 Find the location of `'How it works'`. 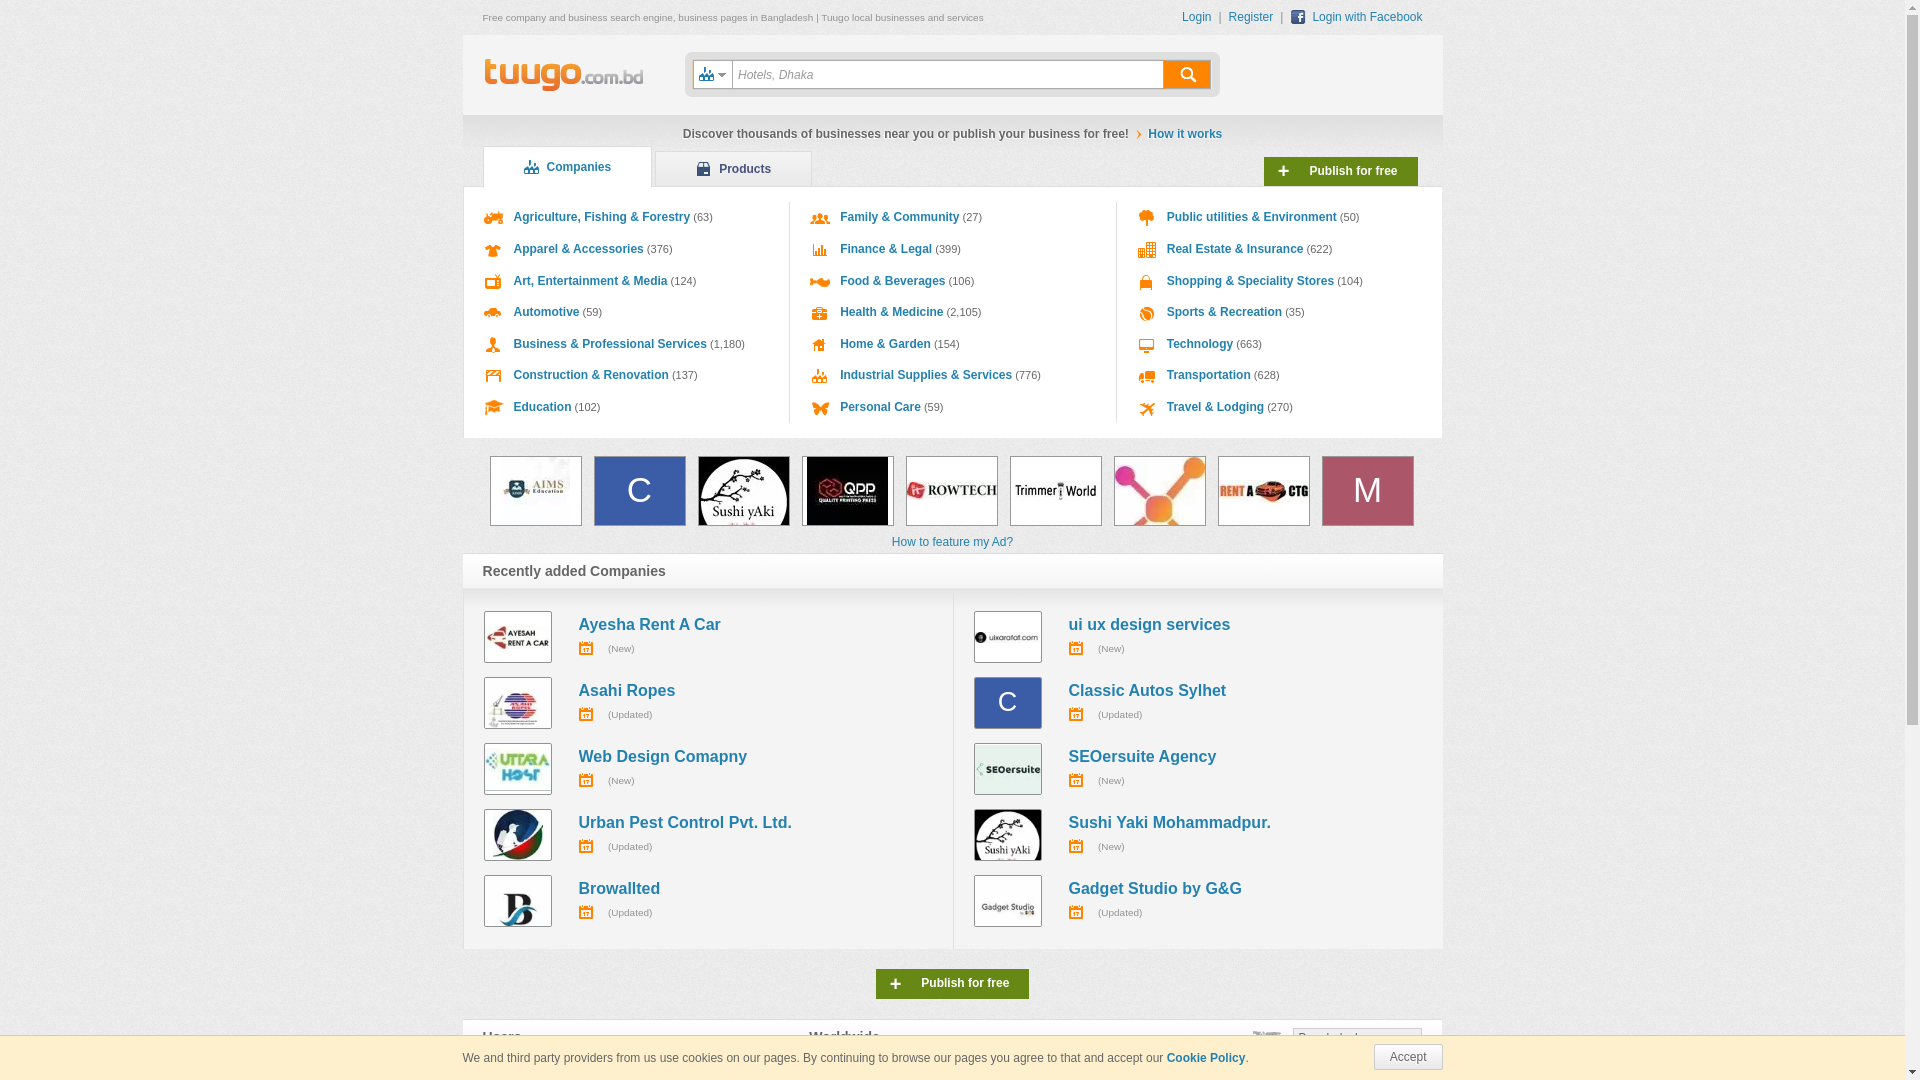

'How it works' is located at coordinates (1147, 134).